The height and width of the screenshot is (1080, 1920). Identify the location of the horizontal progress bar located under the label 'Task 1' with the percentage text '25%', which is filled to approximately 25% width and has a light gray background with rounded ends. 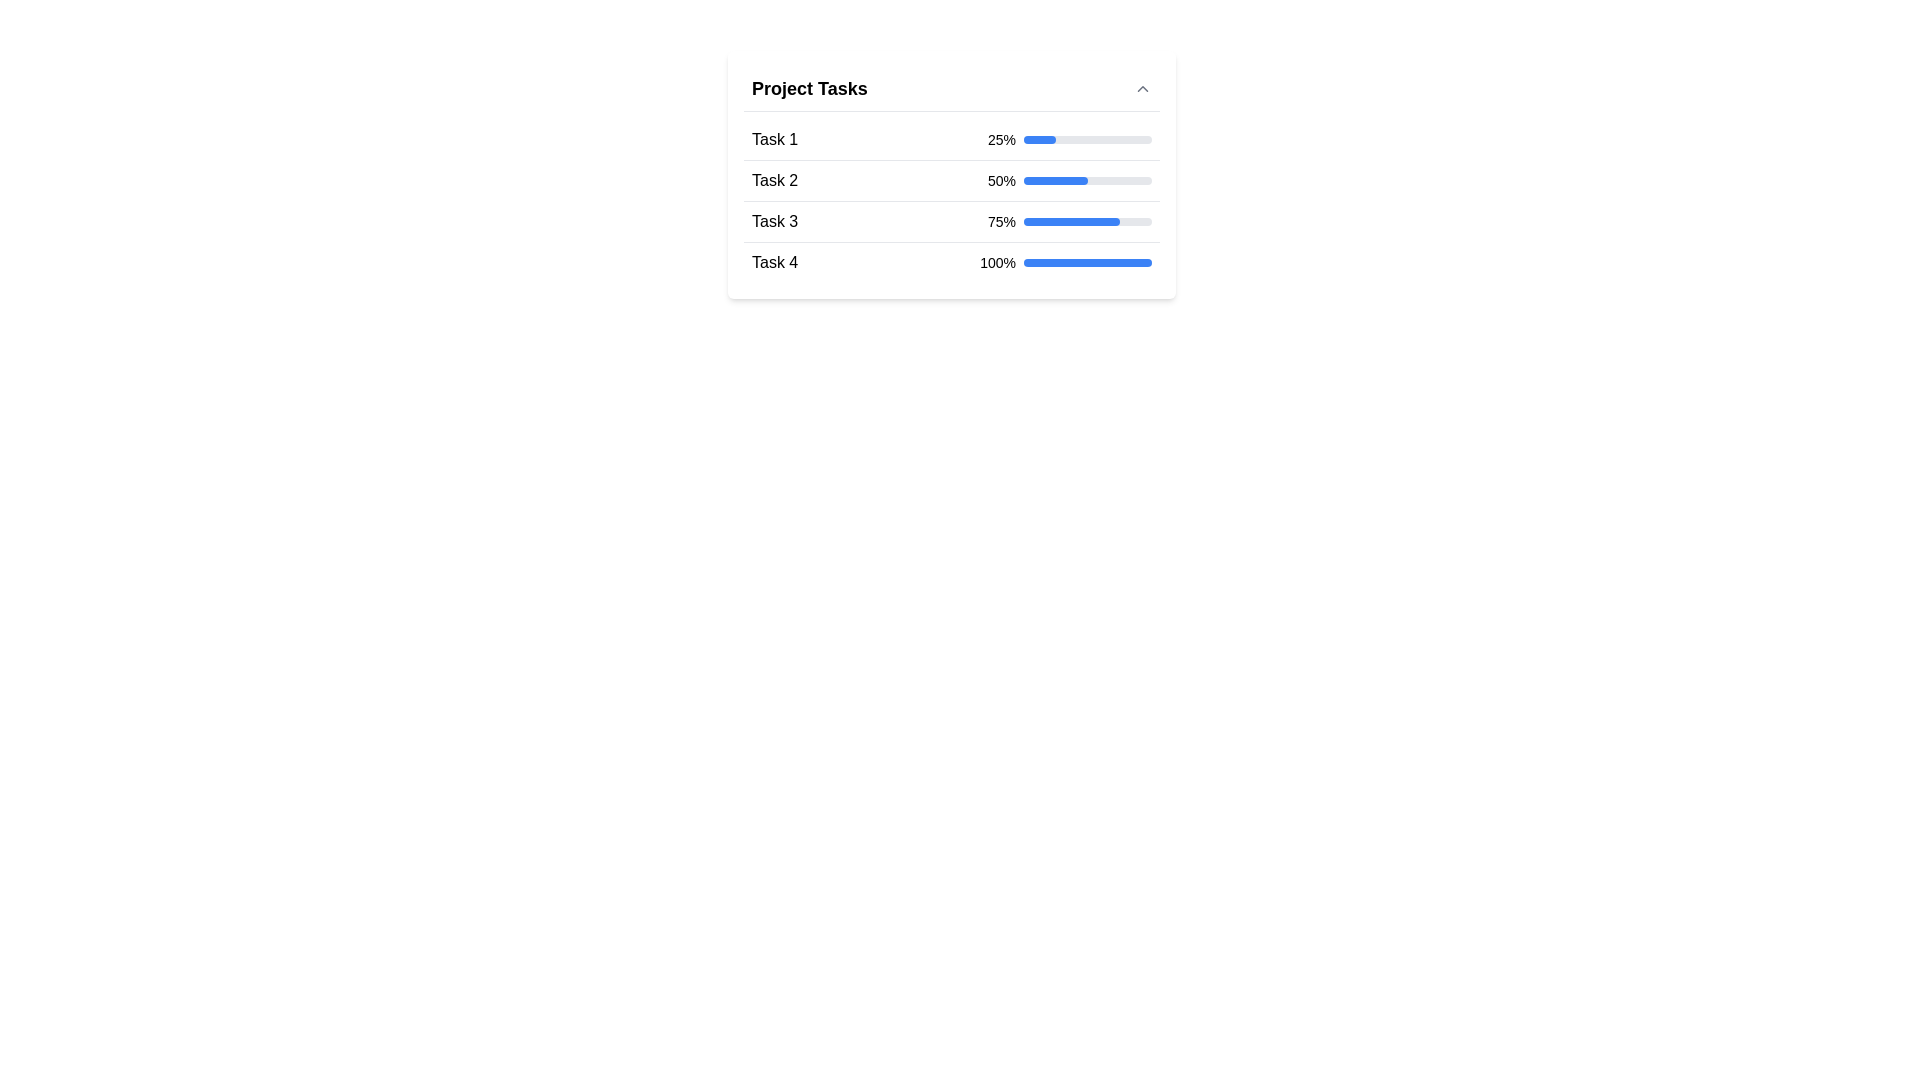
(1087, 138).